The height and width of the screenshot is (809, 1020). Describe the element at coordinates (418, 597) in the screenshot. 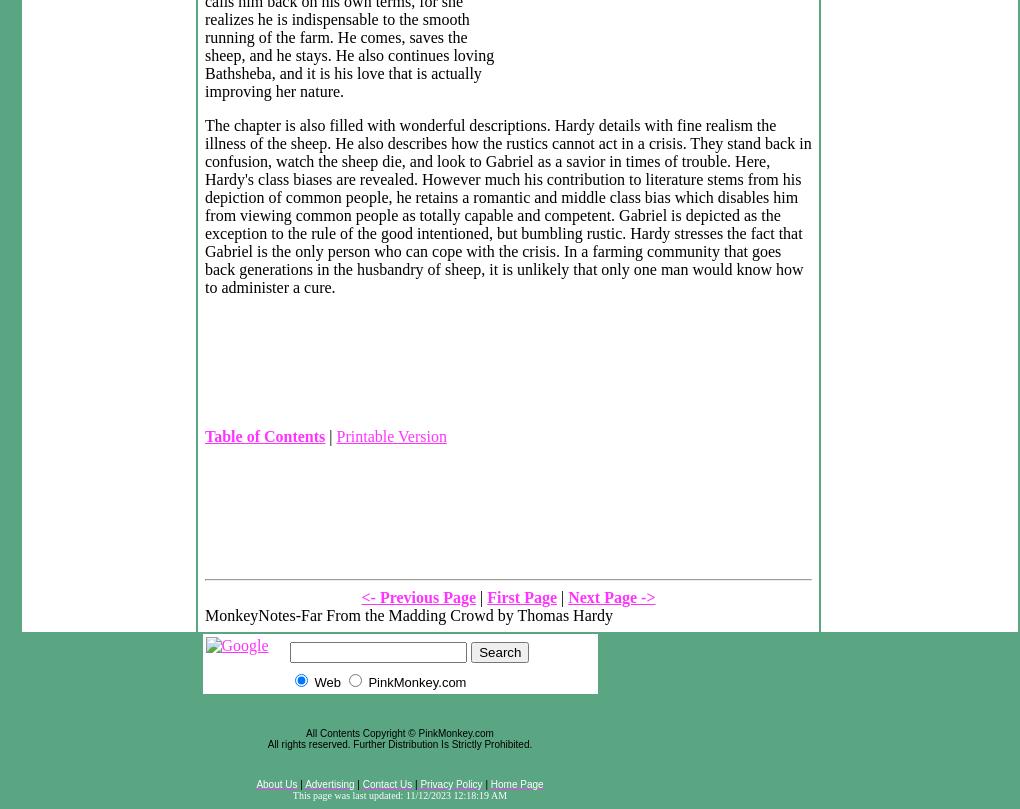

I see `'<- Previous Page'` at that location.